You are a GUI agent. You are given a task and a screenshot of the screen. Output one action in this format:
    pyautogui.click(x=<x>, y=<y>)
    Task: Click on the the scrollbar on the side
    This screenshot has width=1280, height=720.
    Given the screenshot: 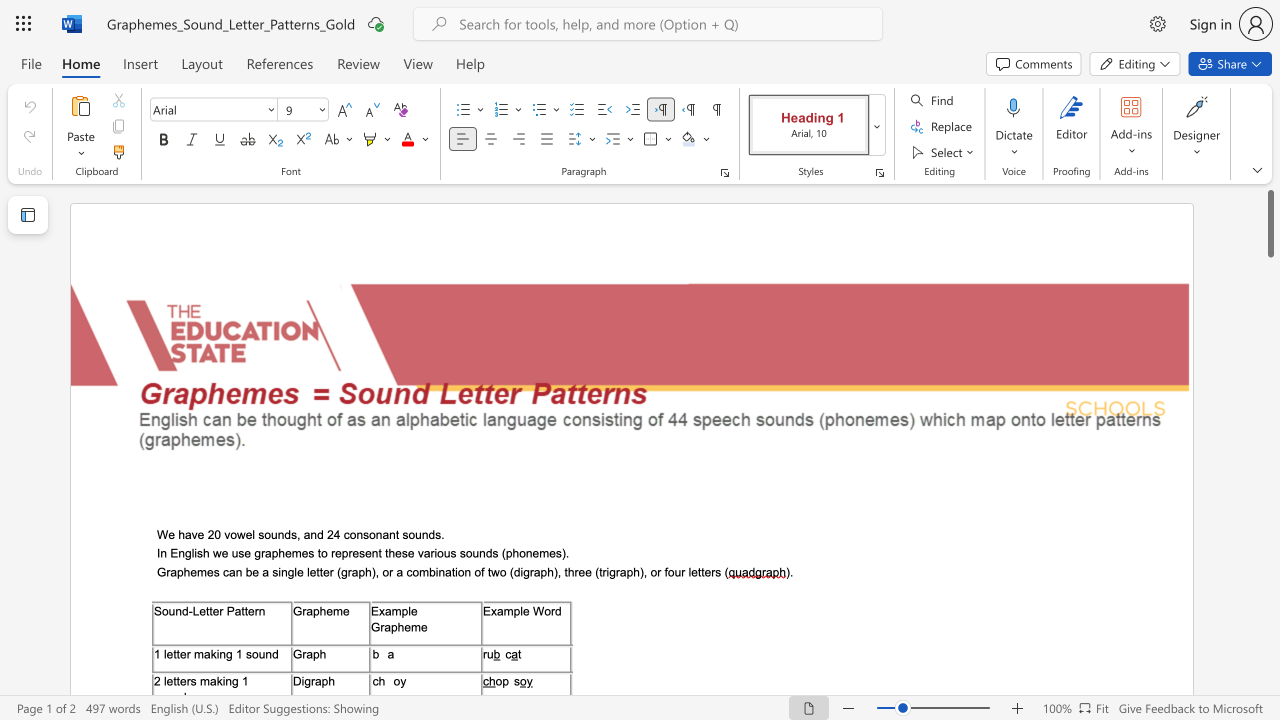 What is the action you would take?
    pyautogui.click(x=1269, y=670)
    